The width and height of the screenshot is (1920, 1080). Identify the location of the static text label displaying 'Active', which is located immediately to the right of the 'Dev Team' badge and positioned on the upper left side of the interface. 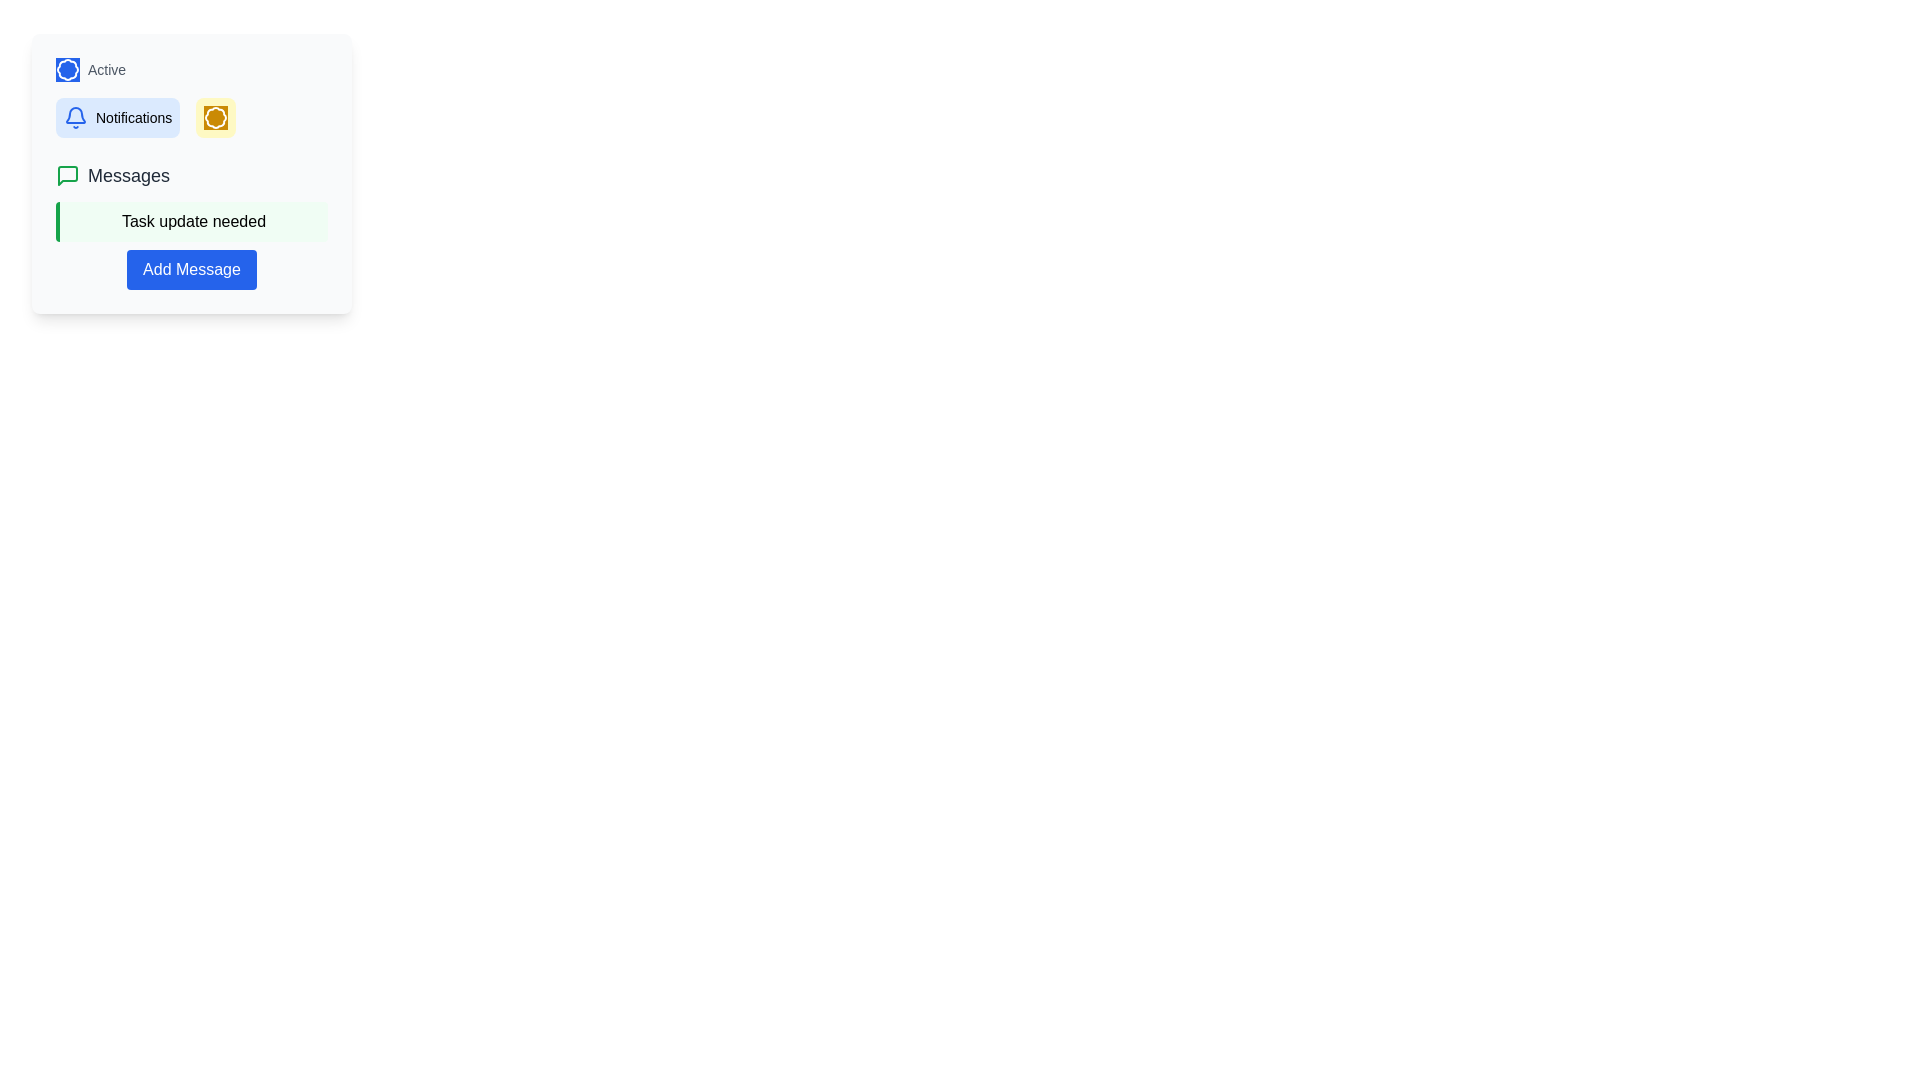
(106, 68).